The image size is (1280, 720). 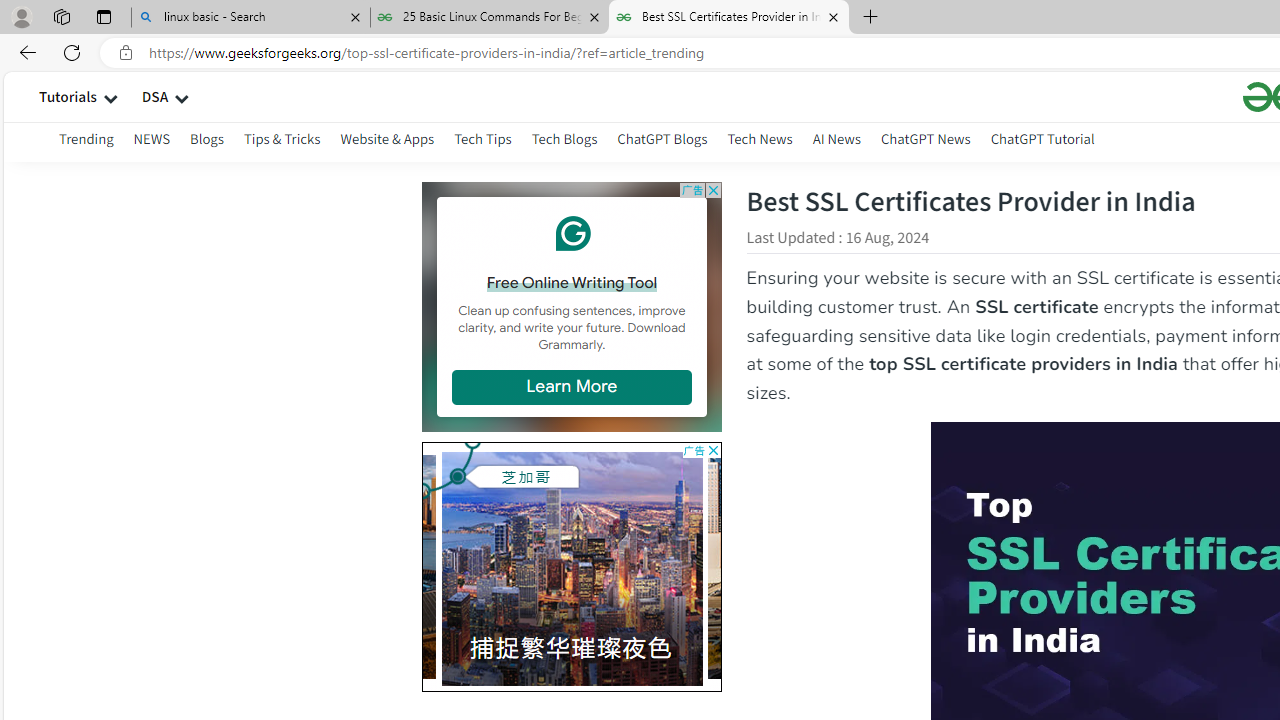 I want to click on 'Tech Tips', so click(x=483, y=141).